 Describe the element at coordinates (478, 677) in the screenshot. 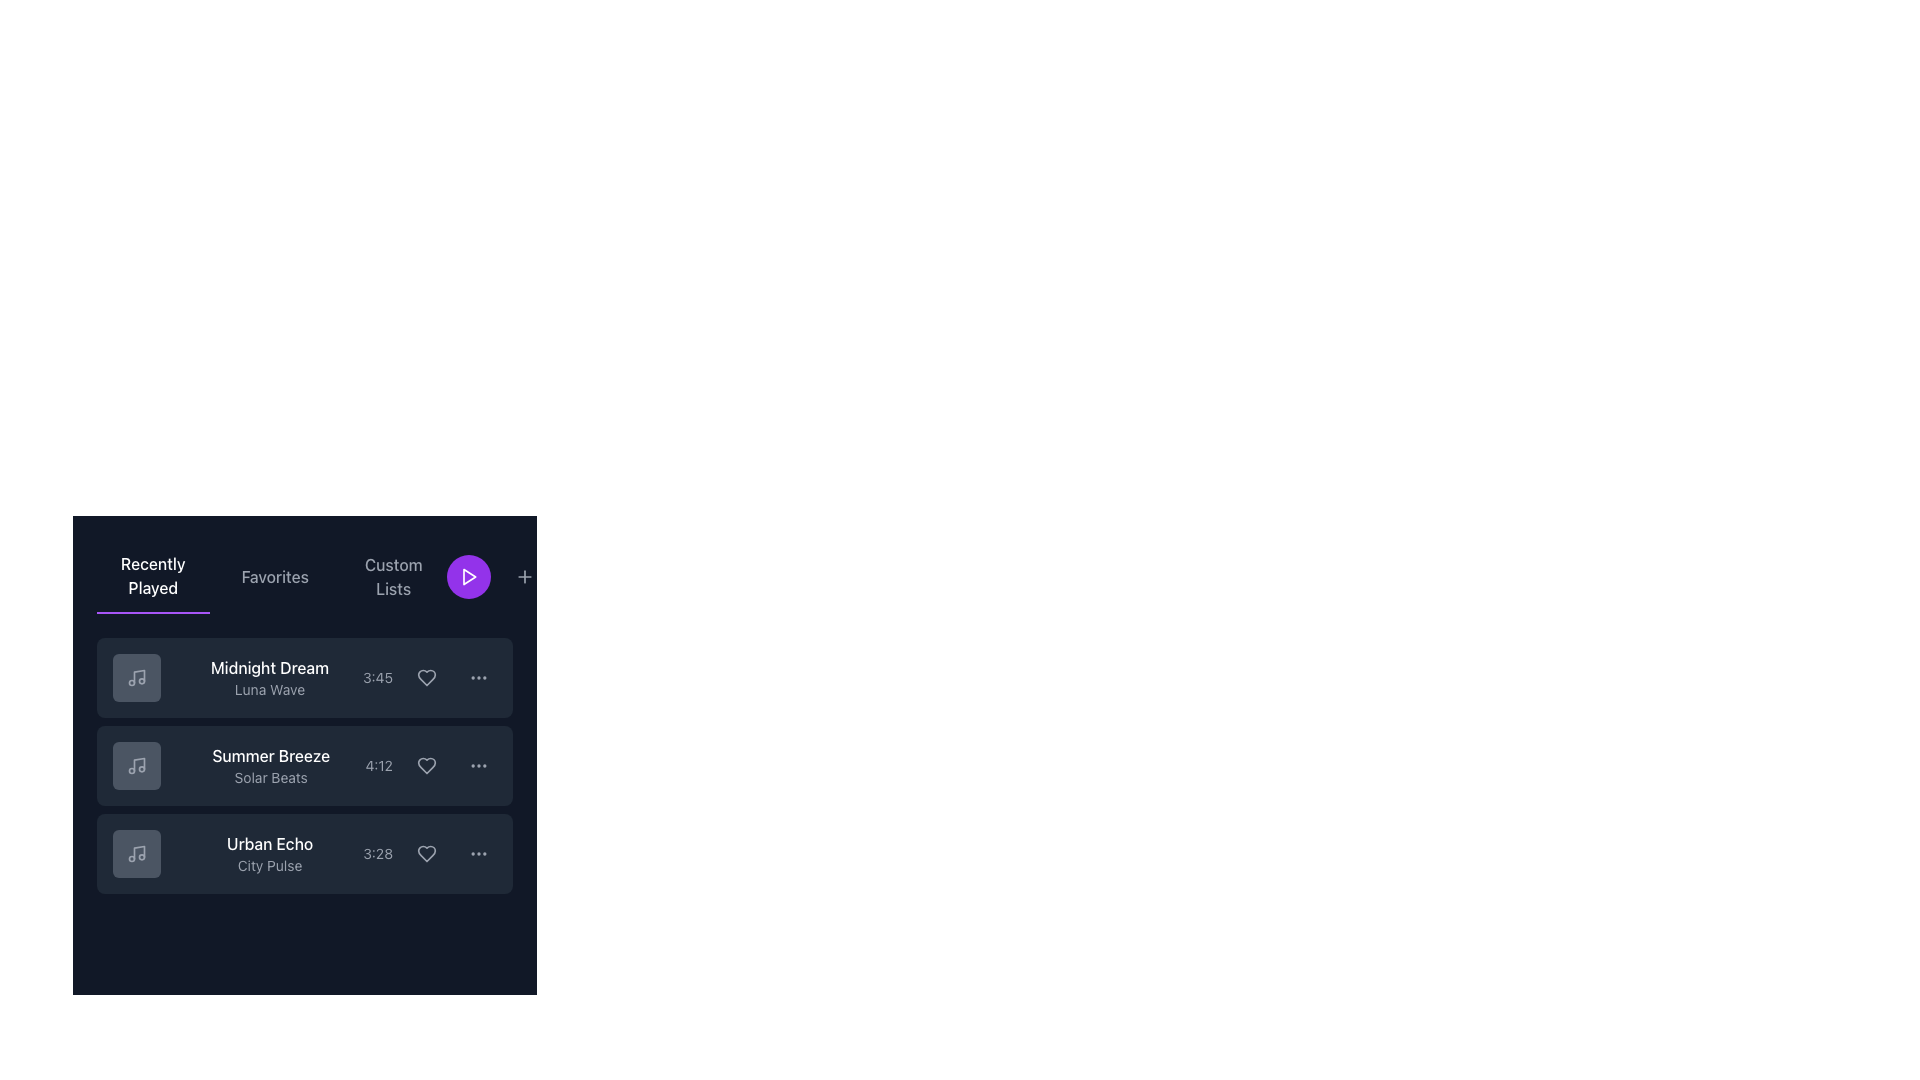

I see `the options menu icon (horizontal ellipsis) located in the 'Recently Played' section beside the 'Midnight Dream' track` at that location.